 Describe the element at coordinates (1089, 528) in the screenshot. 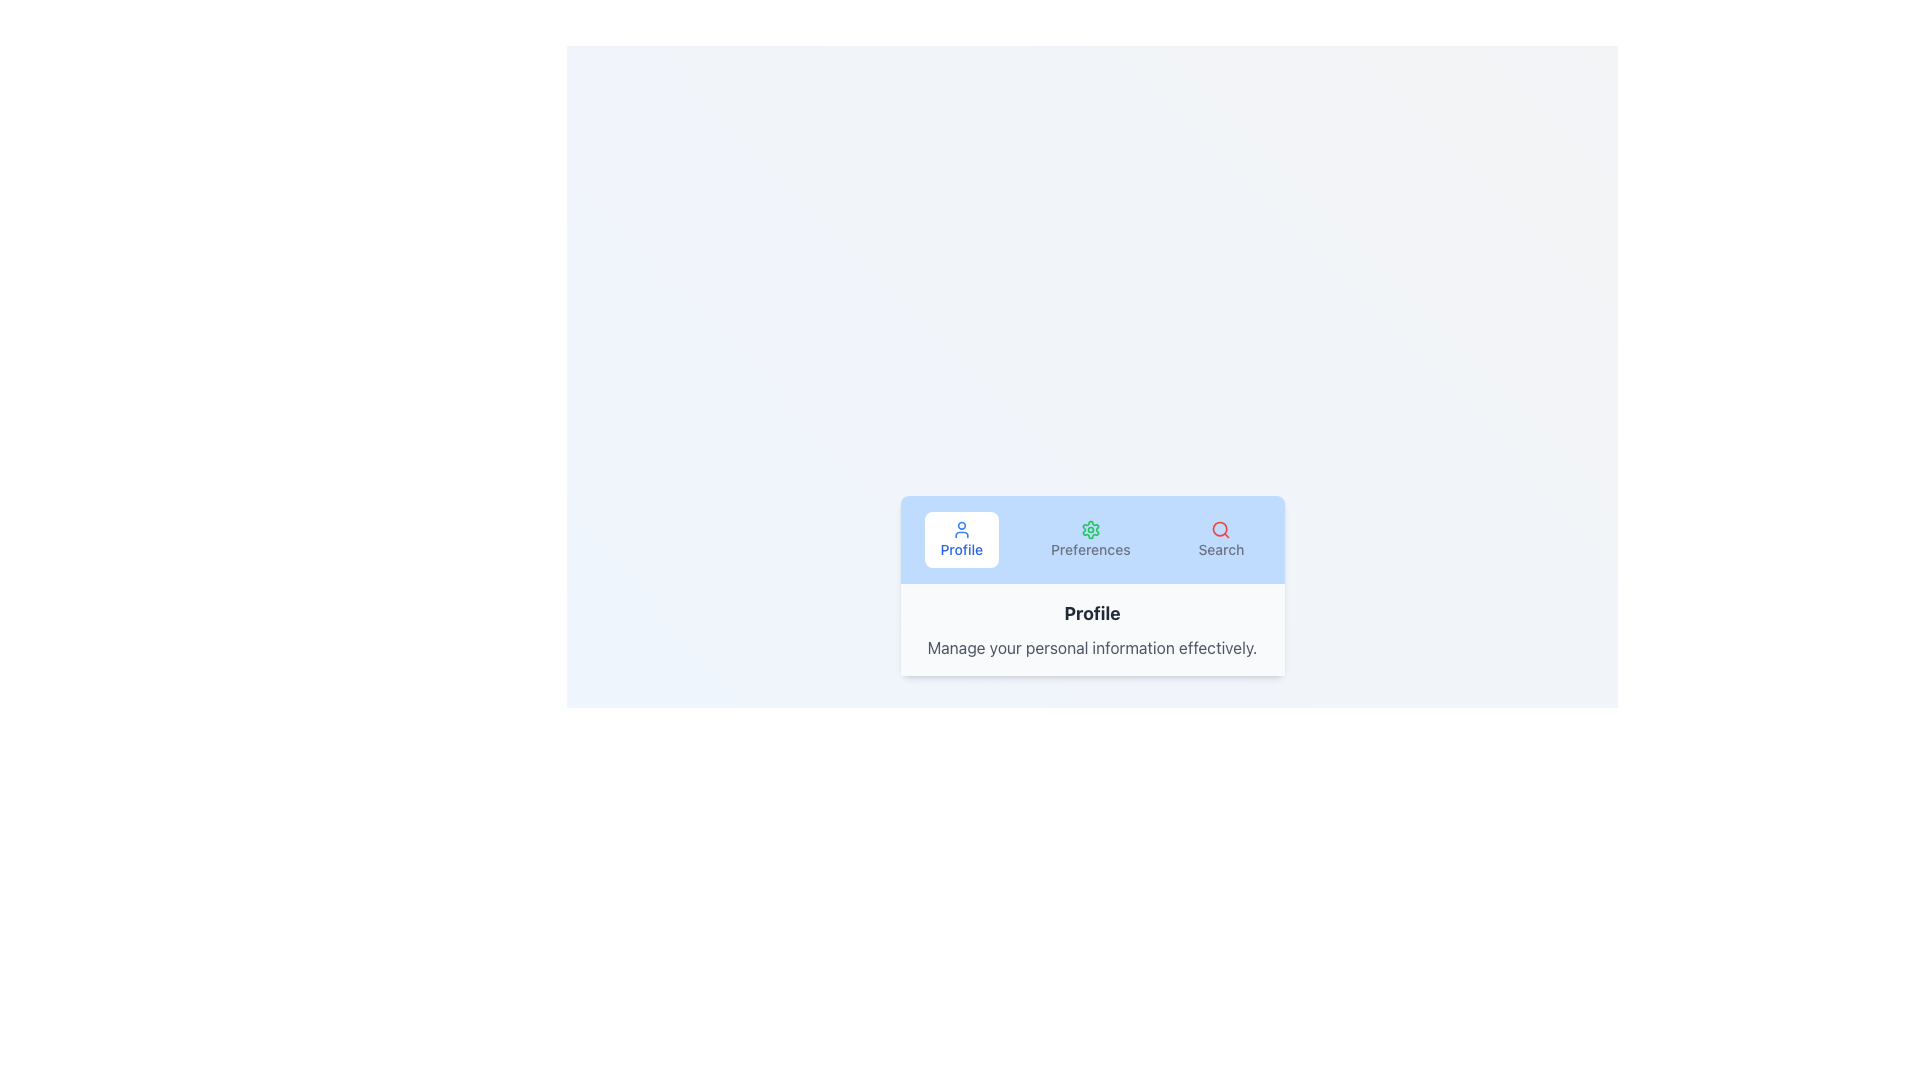

I see `the green gear-shaped icon labeled 'Preferences'` at that location.